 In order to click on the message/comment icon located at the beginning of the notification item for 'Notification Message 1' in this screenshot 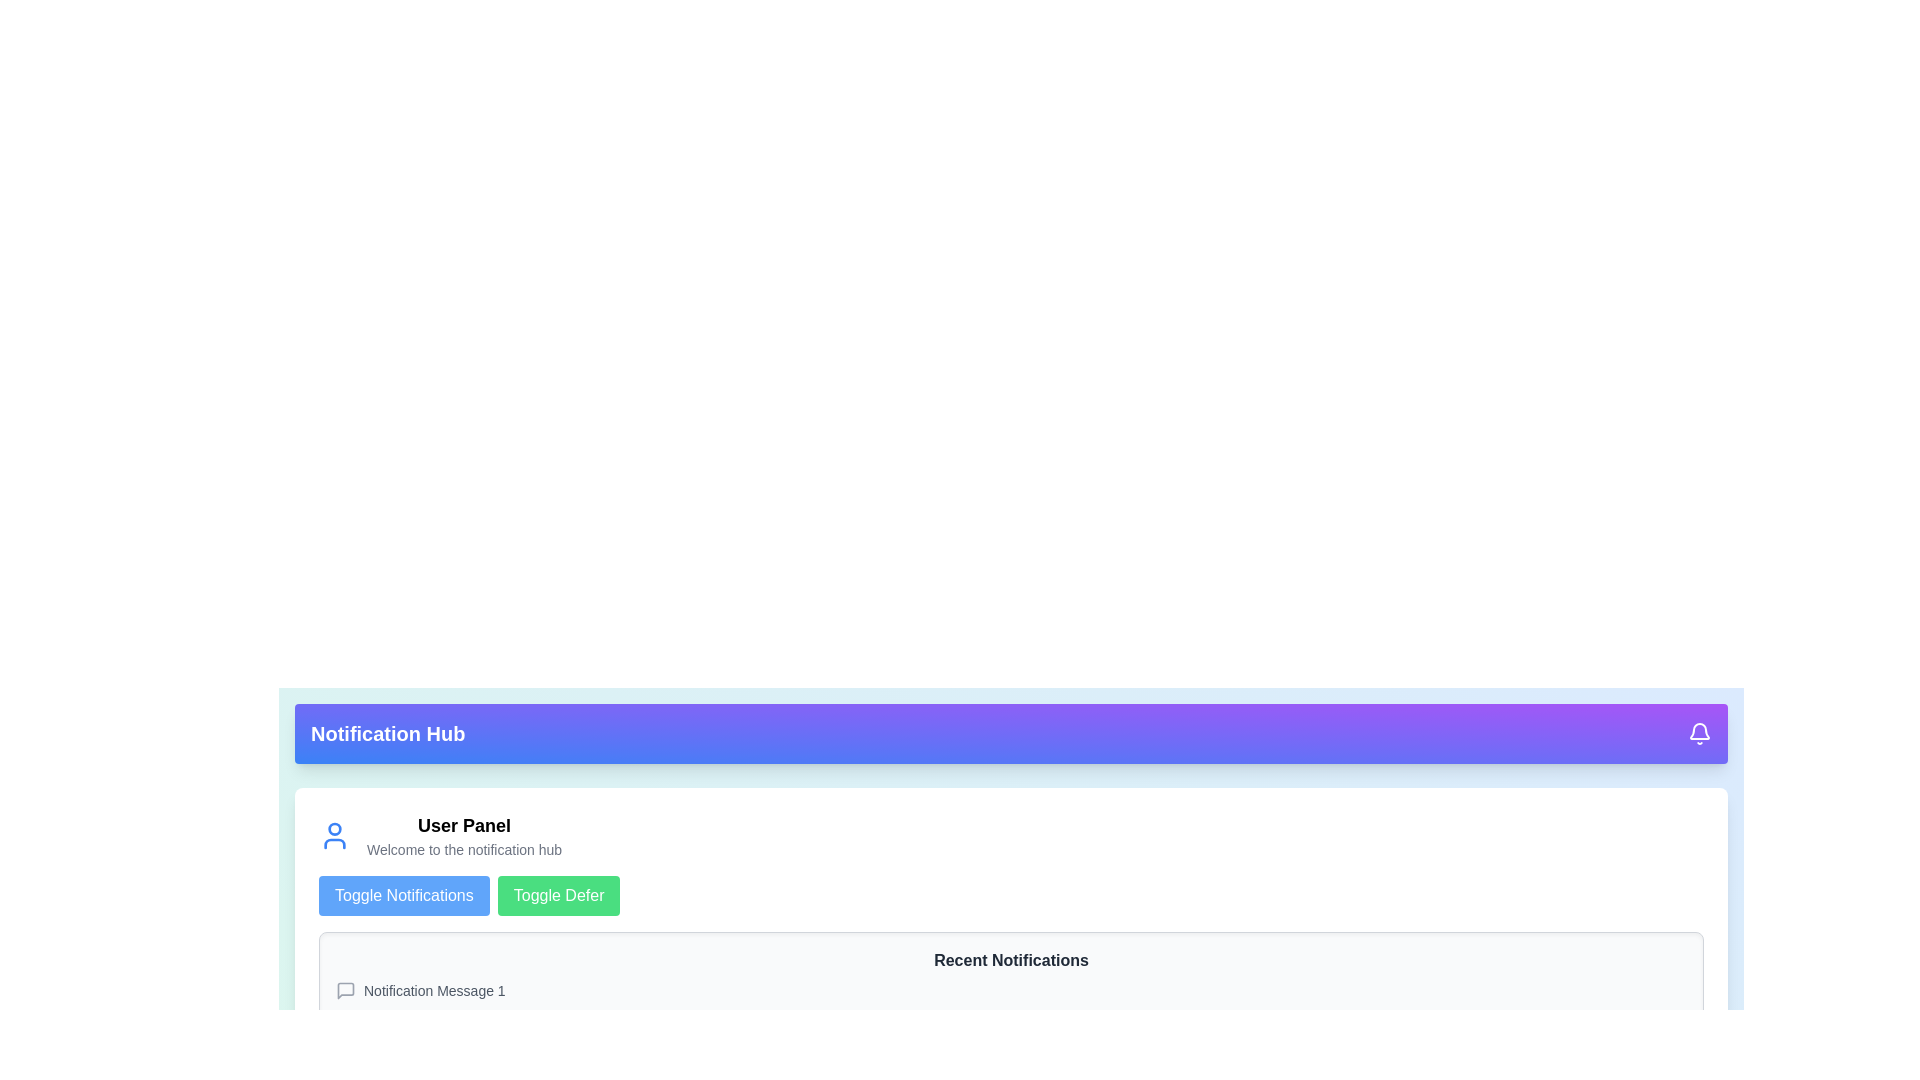, I will do `click(345, 991)`.